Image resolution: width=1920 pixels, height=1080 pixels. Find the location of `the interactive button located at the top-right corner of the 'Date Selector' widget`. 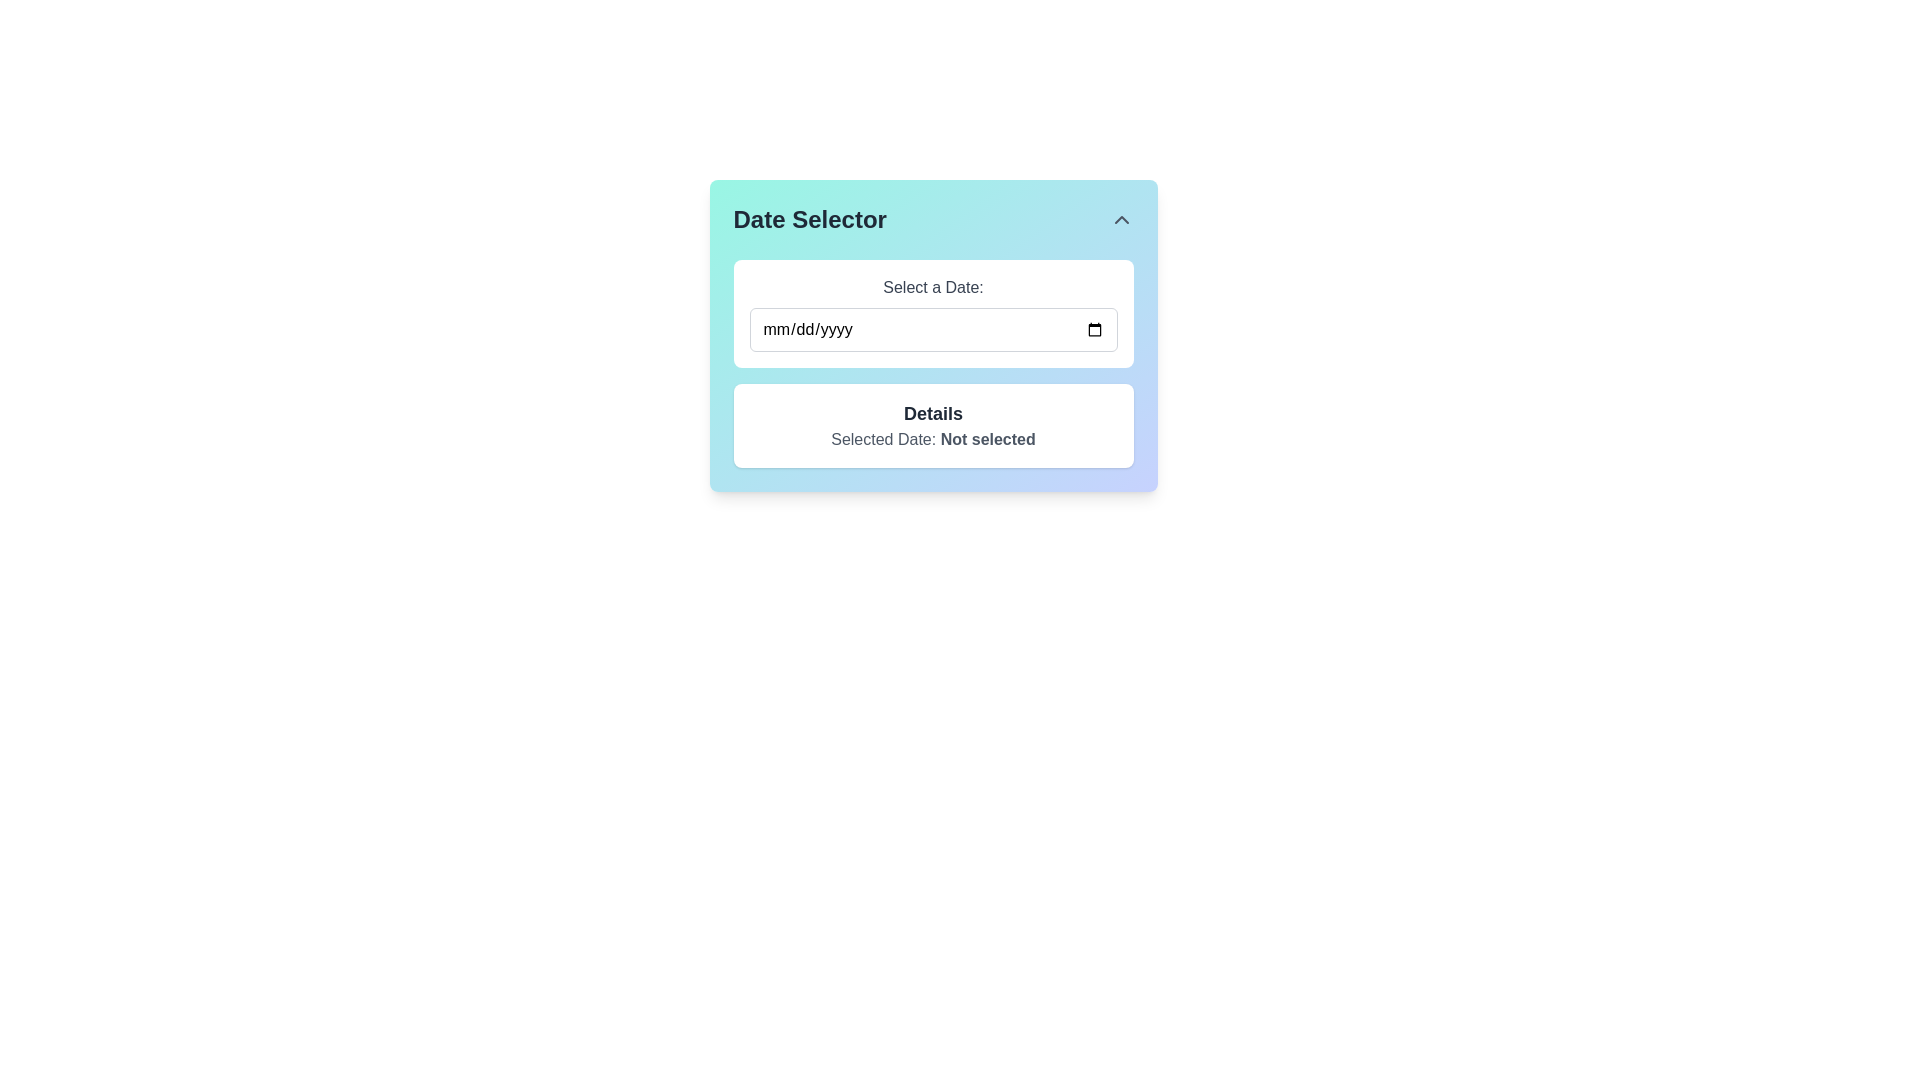

the interactive button located at the top-right corner of the 'Date Selector' widget is located at coordinates (1121, 219).